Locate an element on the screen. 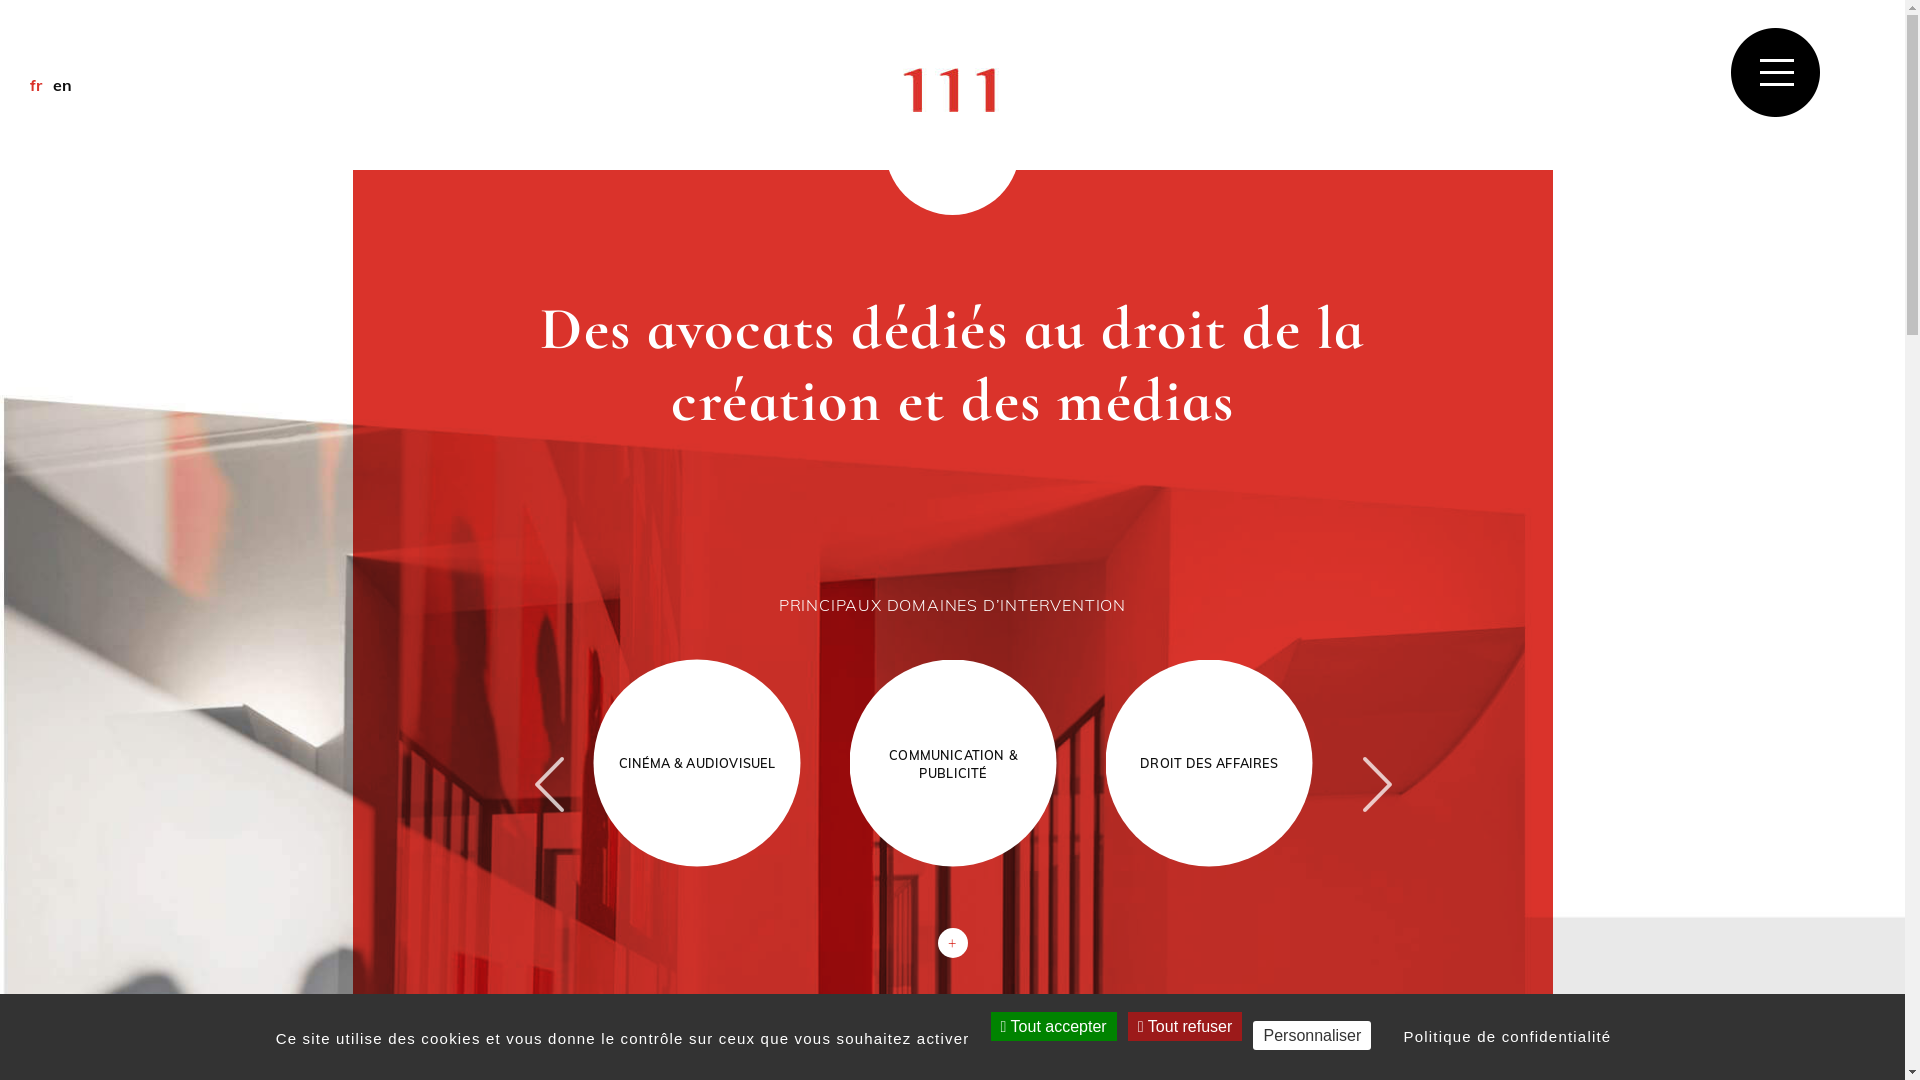 This screenshot has width=1920, height=1080. 'Tout accepter' is located at coordinates (990, 1026).